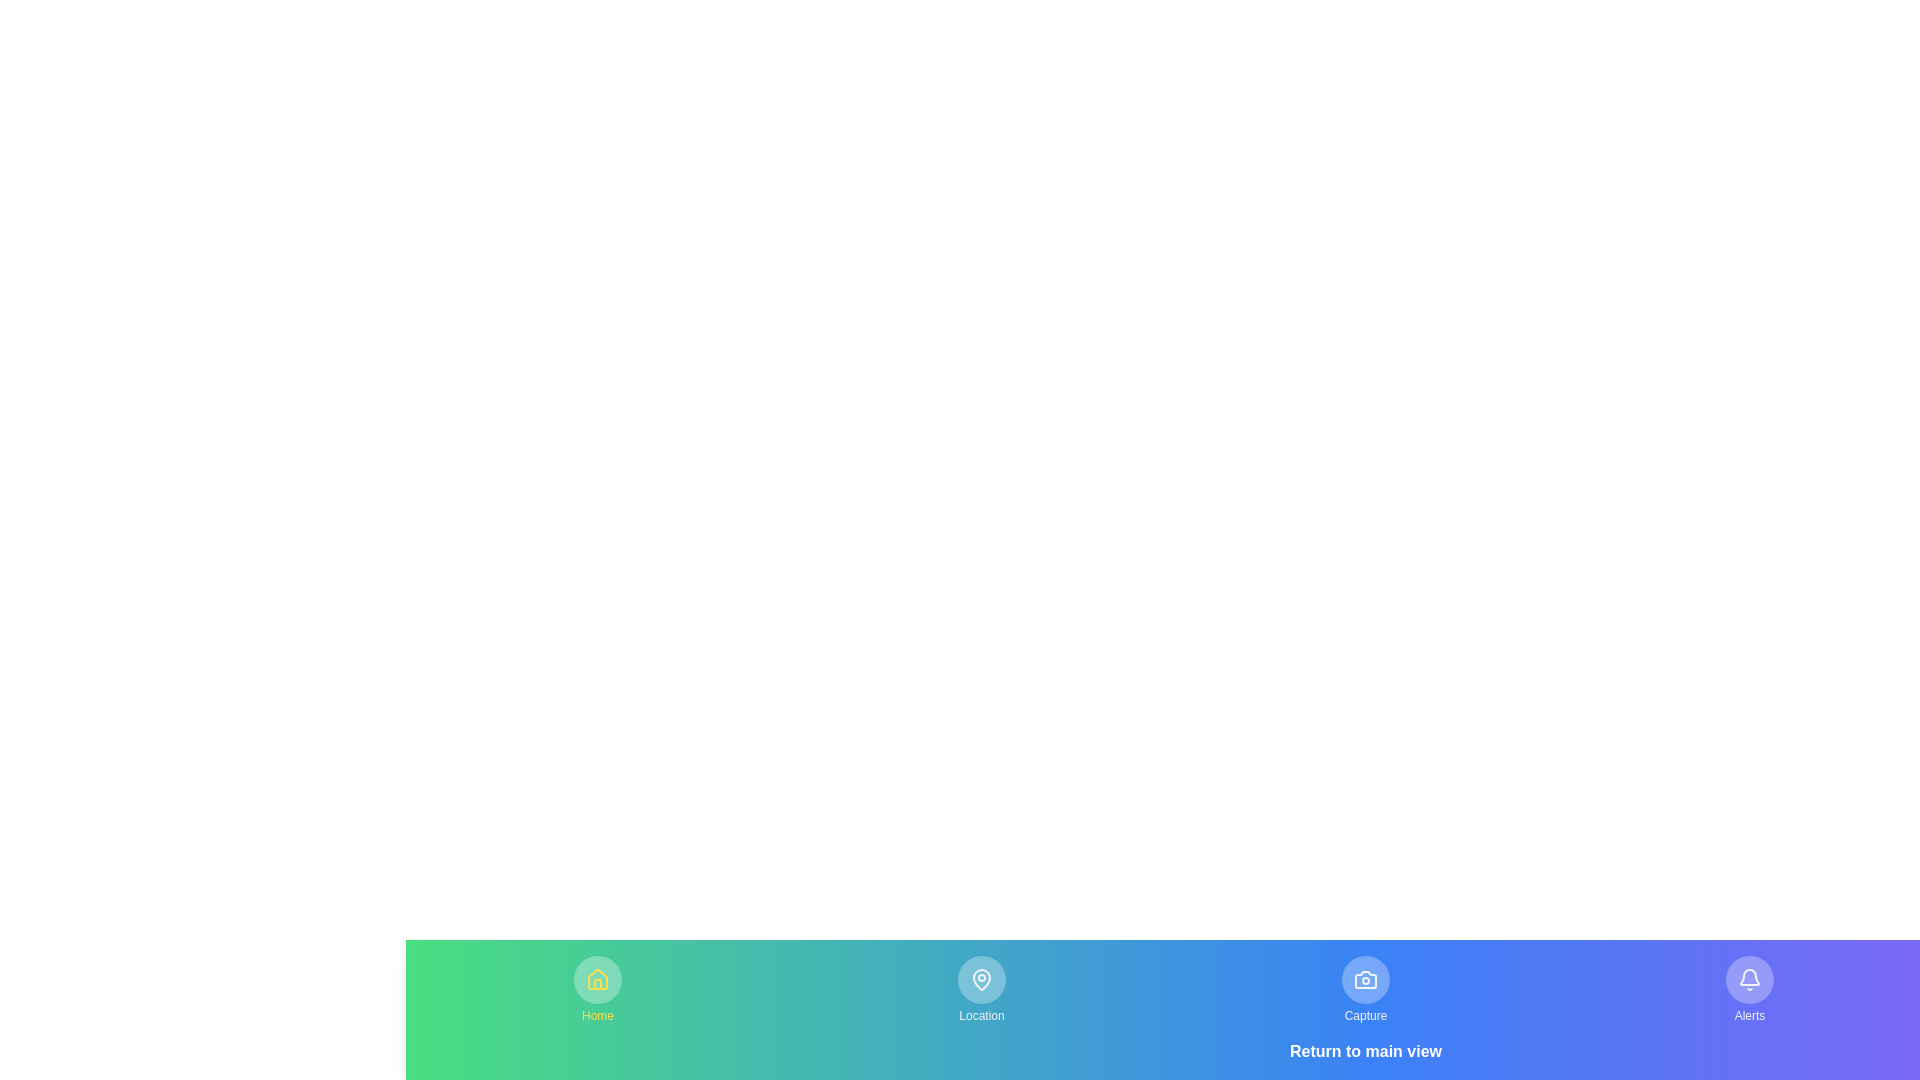 The height and width of the screenshot is (1080, 1920). What do you see at coordinates (597, 990) in the screenshot?
I see `the menu item labeled Home to trigger its hover effect` at bounding box center [597, 990].